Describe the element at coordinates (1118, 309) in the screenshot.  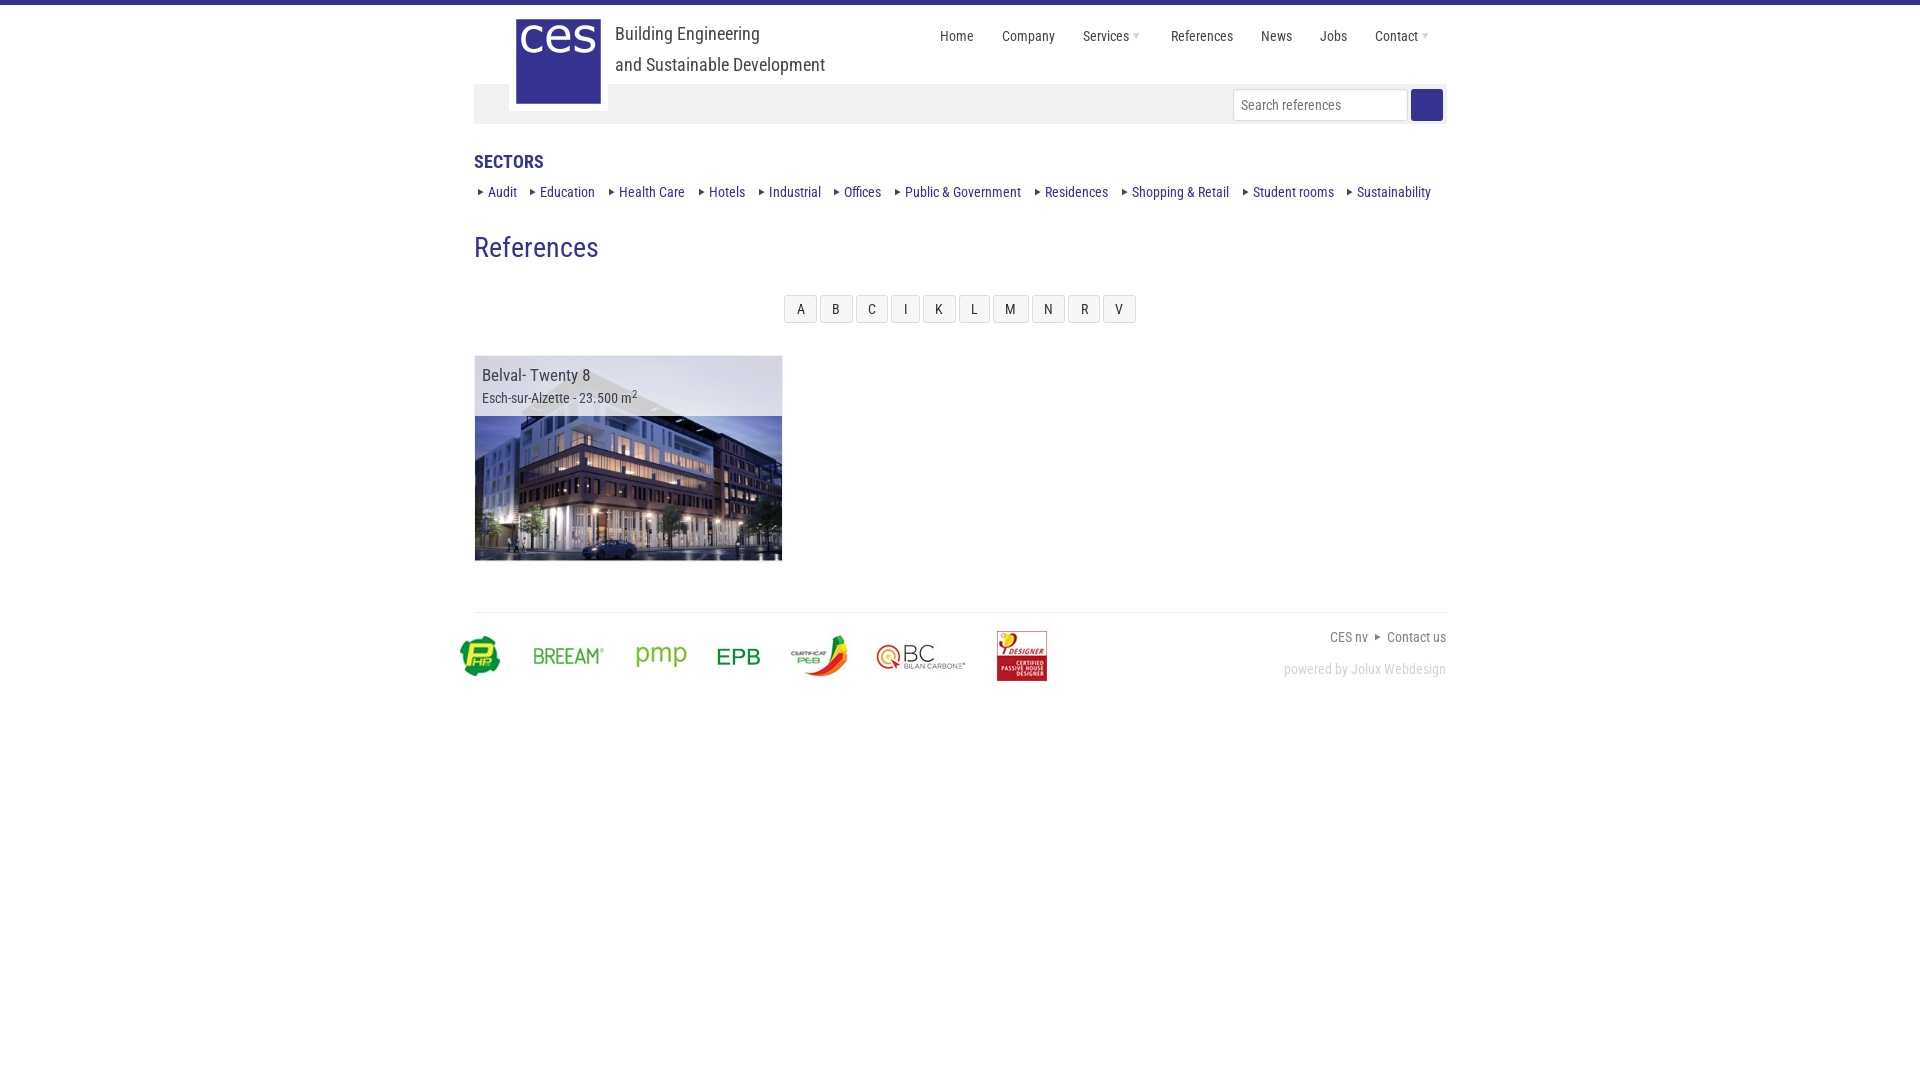
I see `'V'` at that location.